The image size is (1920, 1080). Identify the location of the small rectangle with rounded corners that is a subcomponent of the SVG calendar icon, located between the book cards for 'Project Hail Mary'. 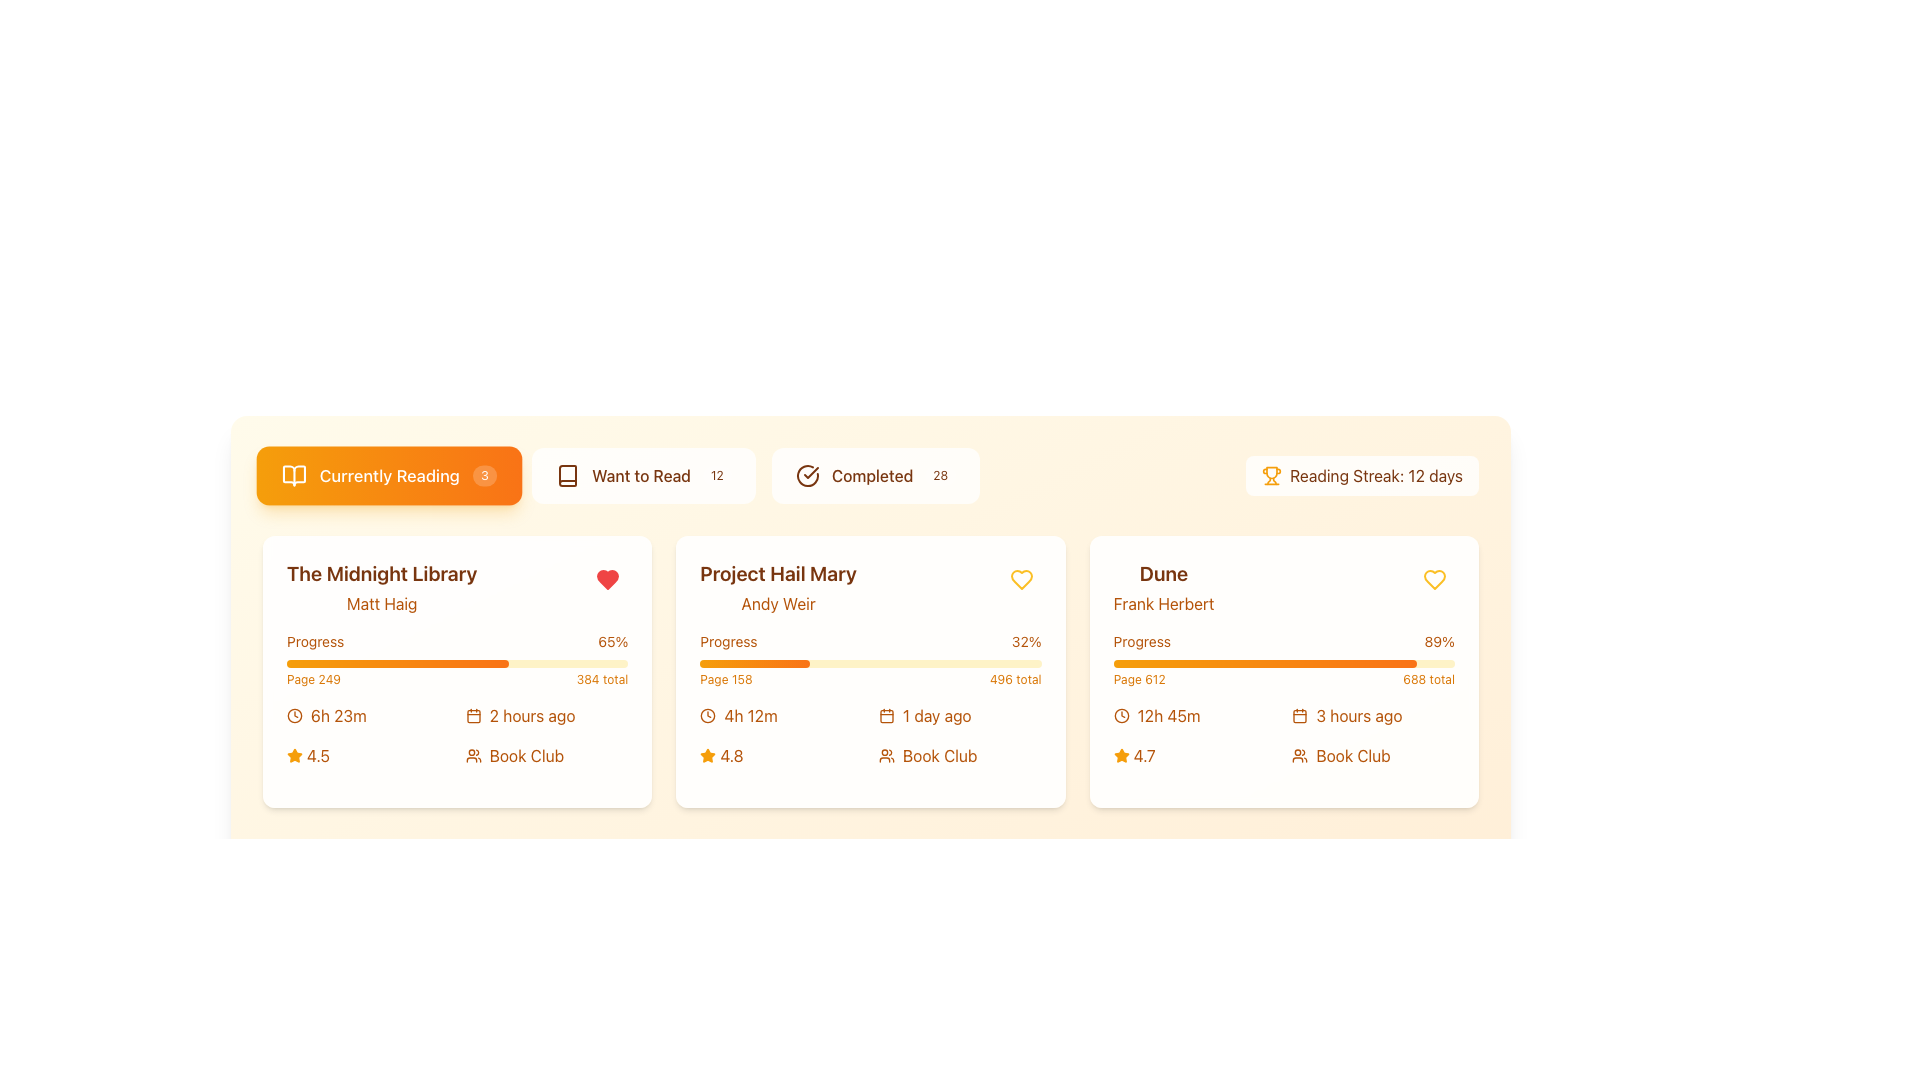
(886, 715).